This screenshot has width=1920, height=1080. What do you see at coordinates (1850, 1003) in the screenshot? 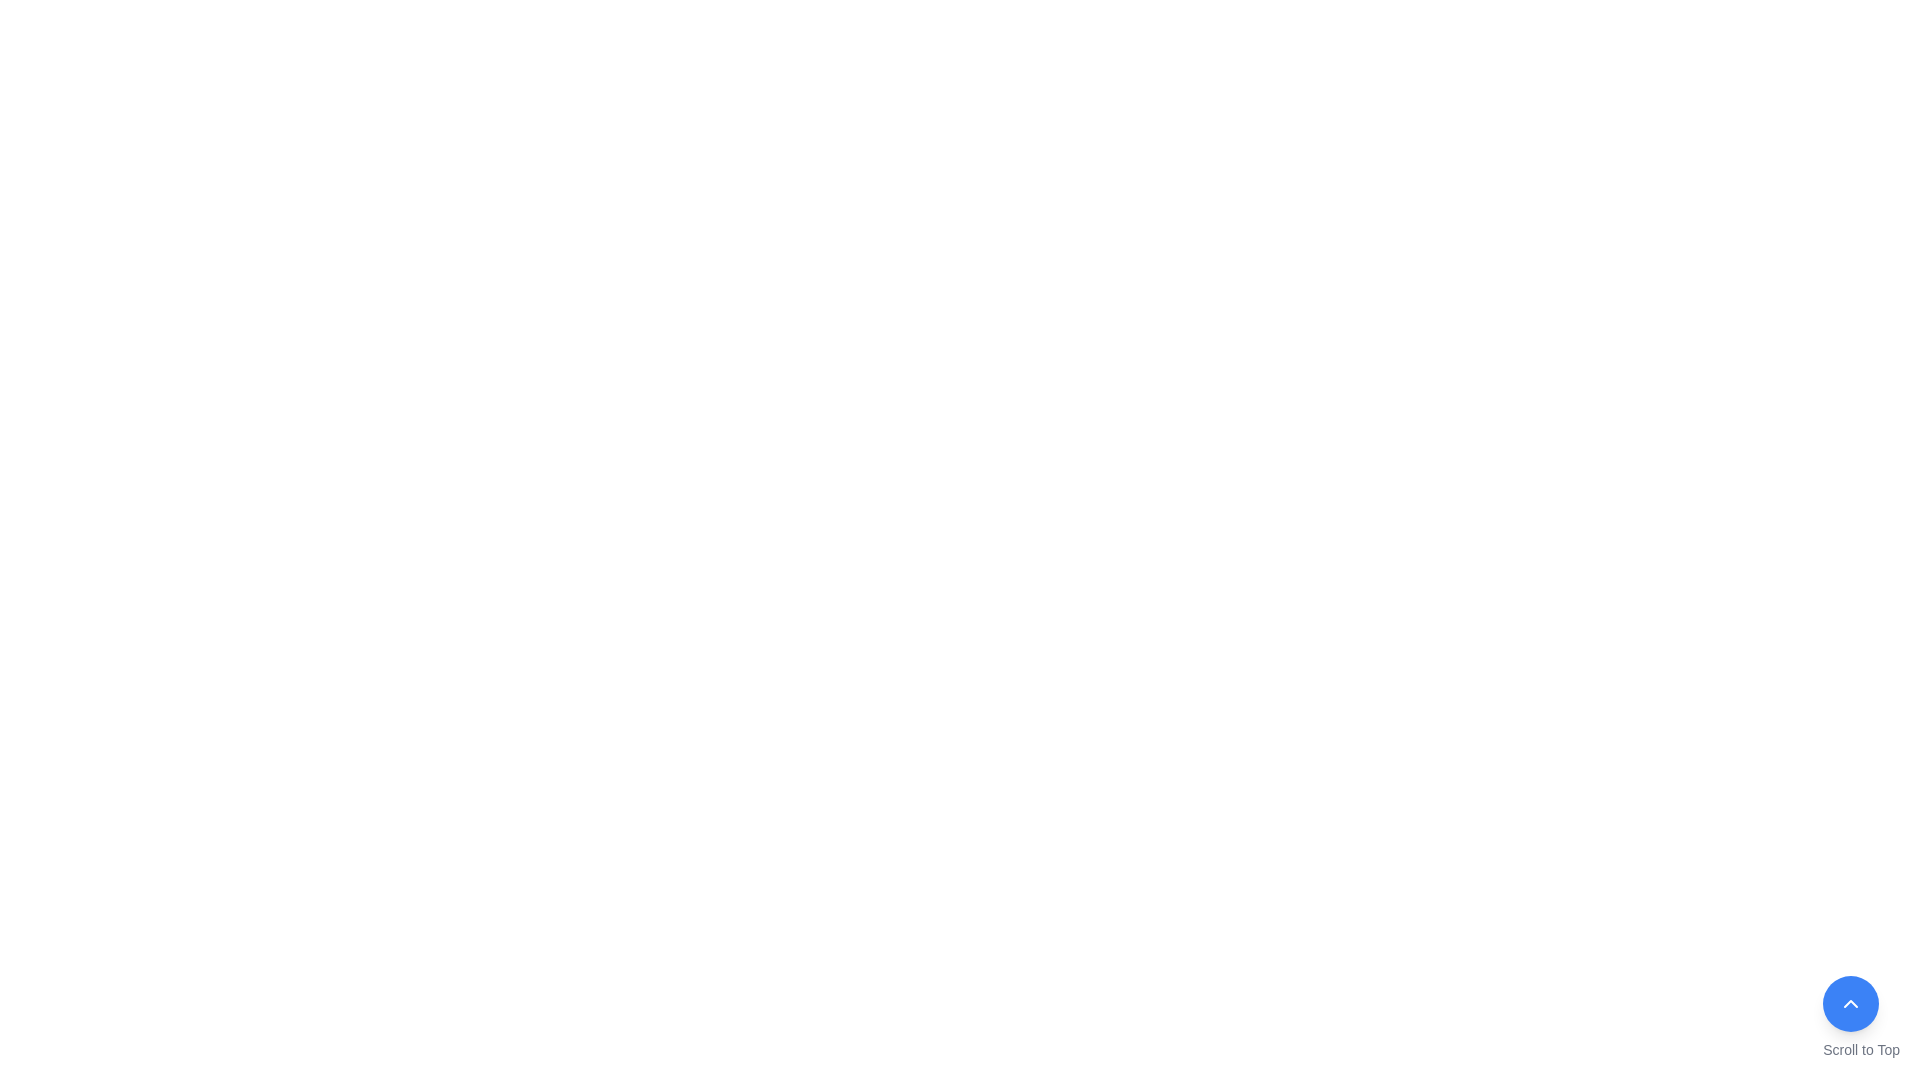
I see `the upward-pointing chevron icon, which is a small triangle outlined in white on a blue circular background, located centrally within the button in the bottom-right corner of the interface` at bounding box center [1850, 1003].